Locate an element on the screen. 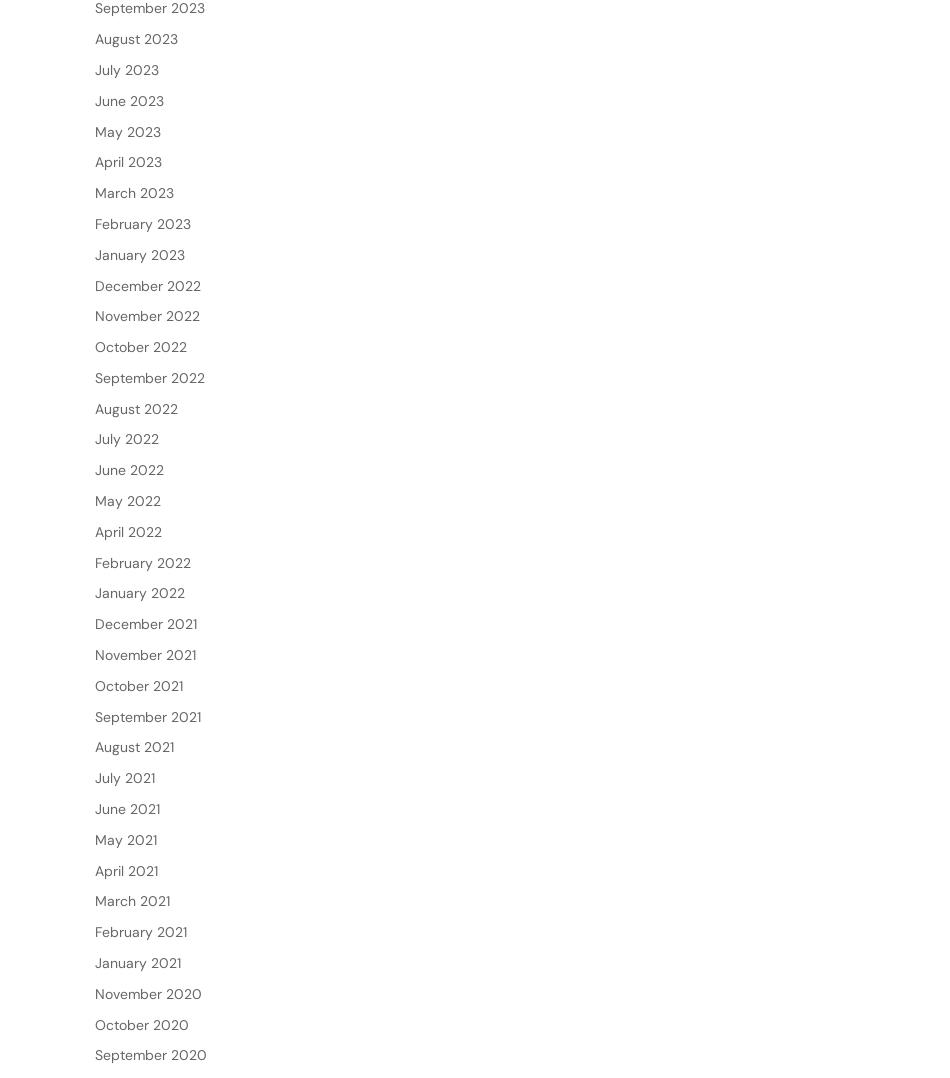 The image size is (950, 1078). 'October 2022' is located at coordinates (140, 410).